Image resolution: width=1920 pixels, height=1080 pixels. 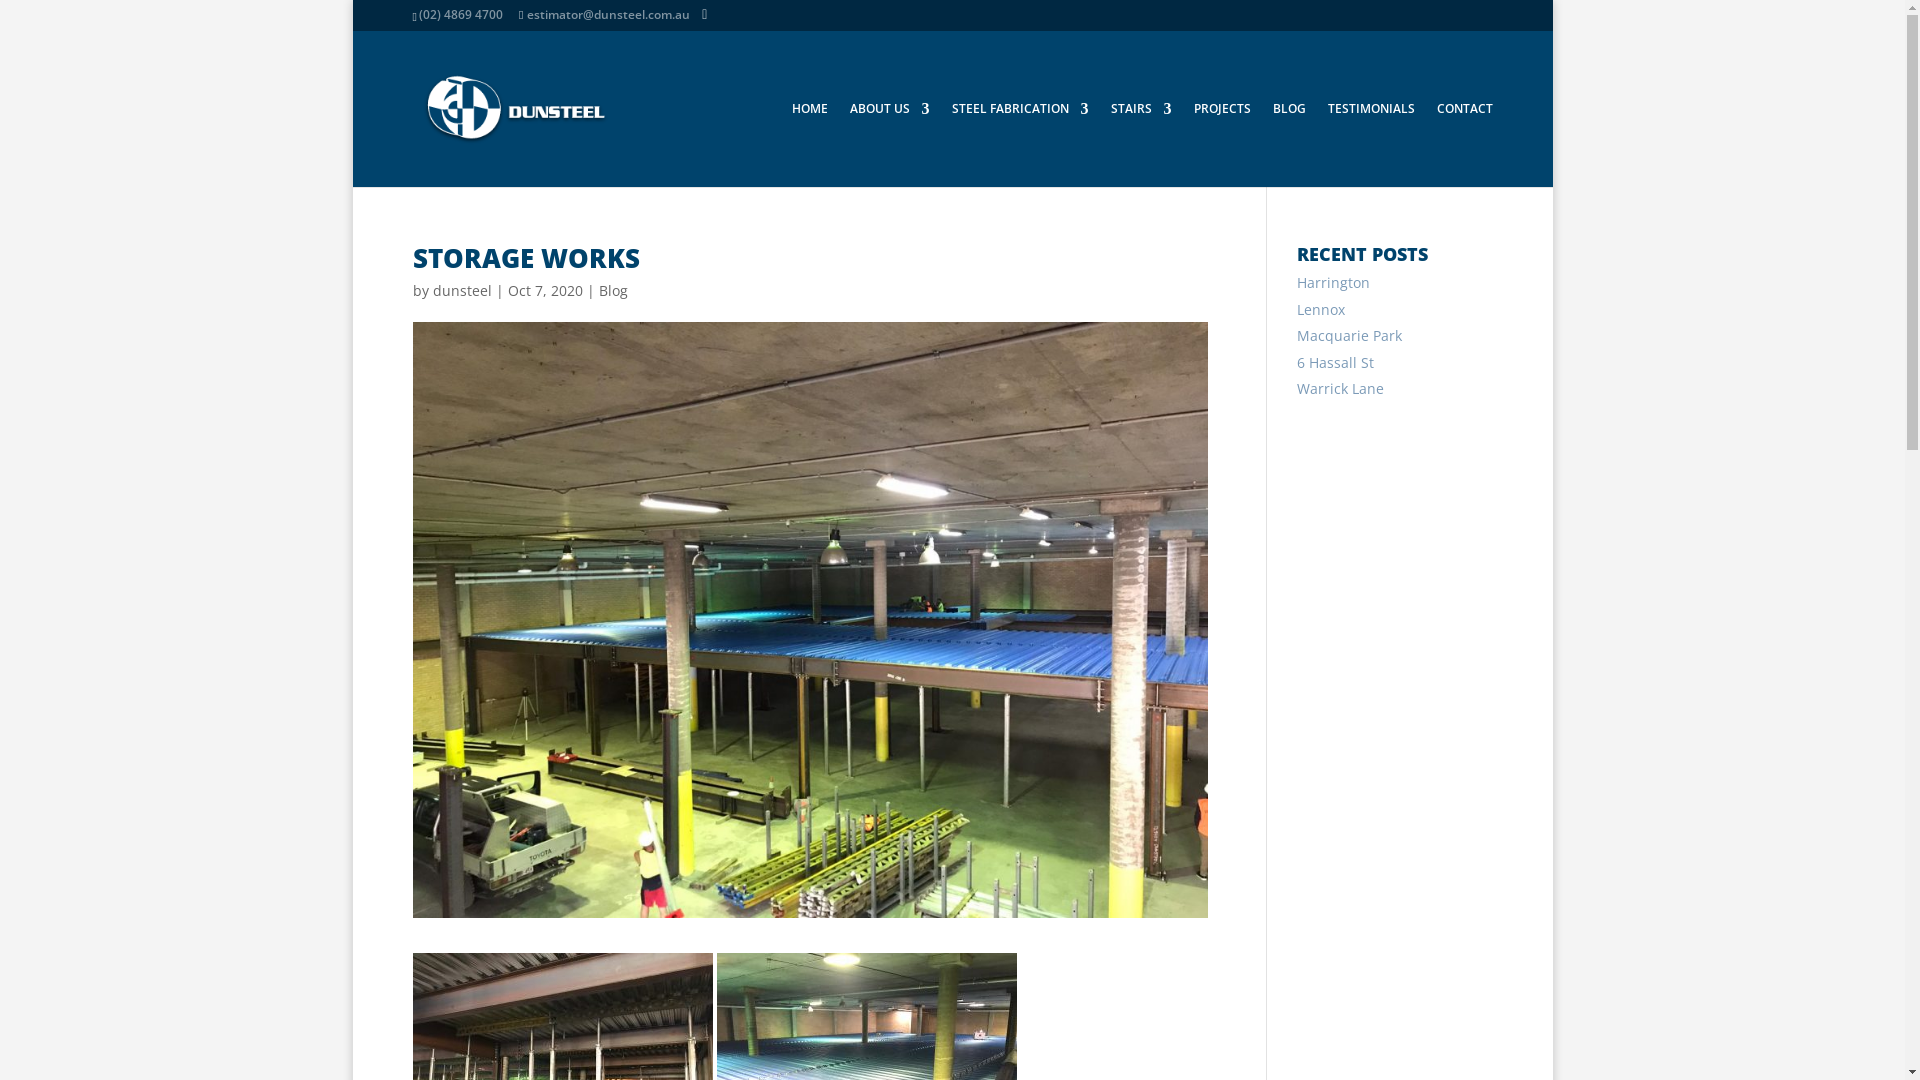 What do you see at coordinates (1349, 334) in the screenshot?
I see `'Macquarie Park'` at bounding box center [1349, 334].